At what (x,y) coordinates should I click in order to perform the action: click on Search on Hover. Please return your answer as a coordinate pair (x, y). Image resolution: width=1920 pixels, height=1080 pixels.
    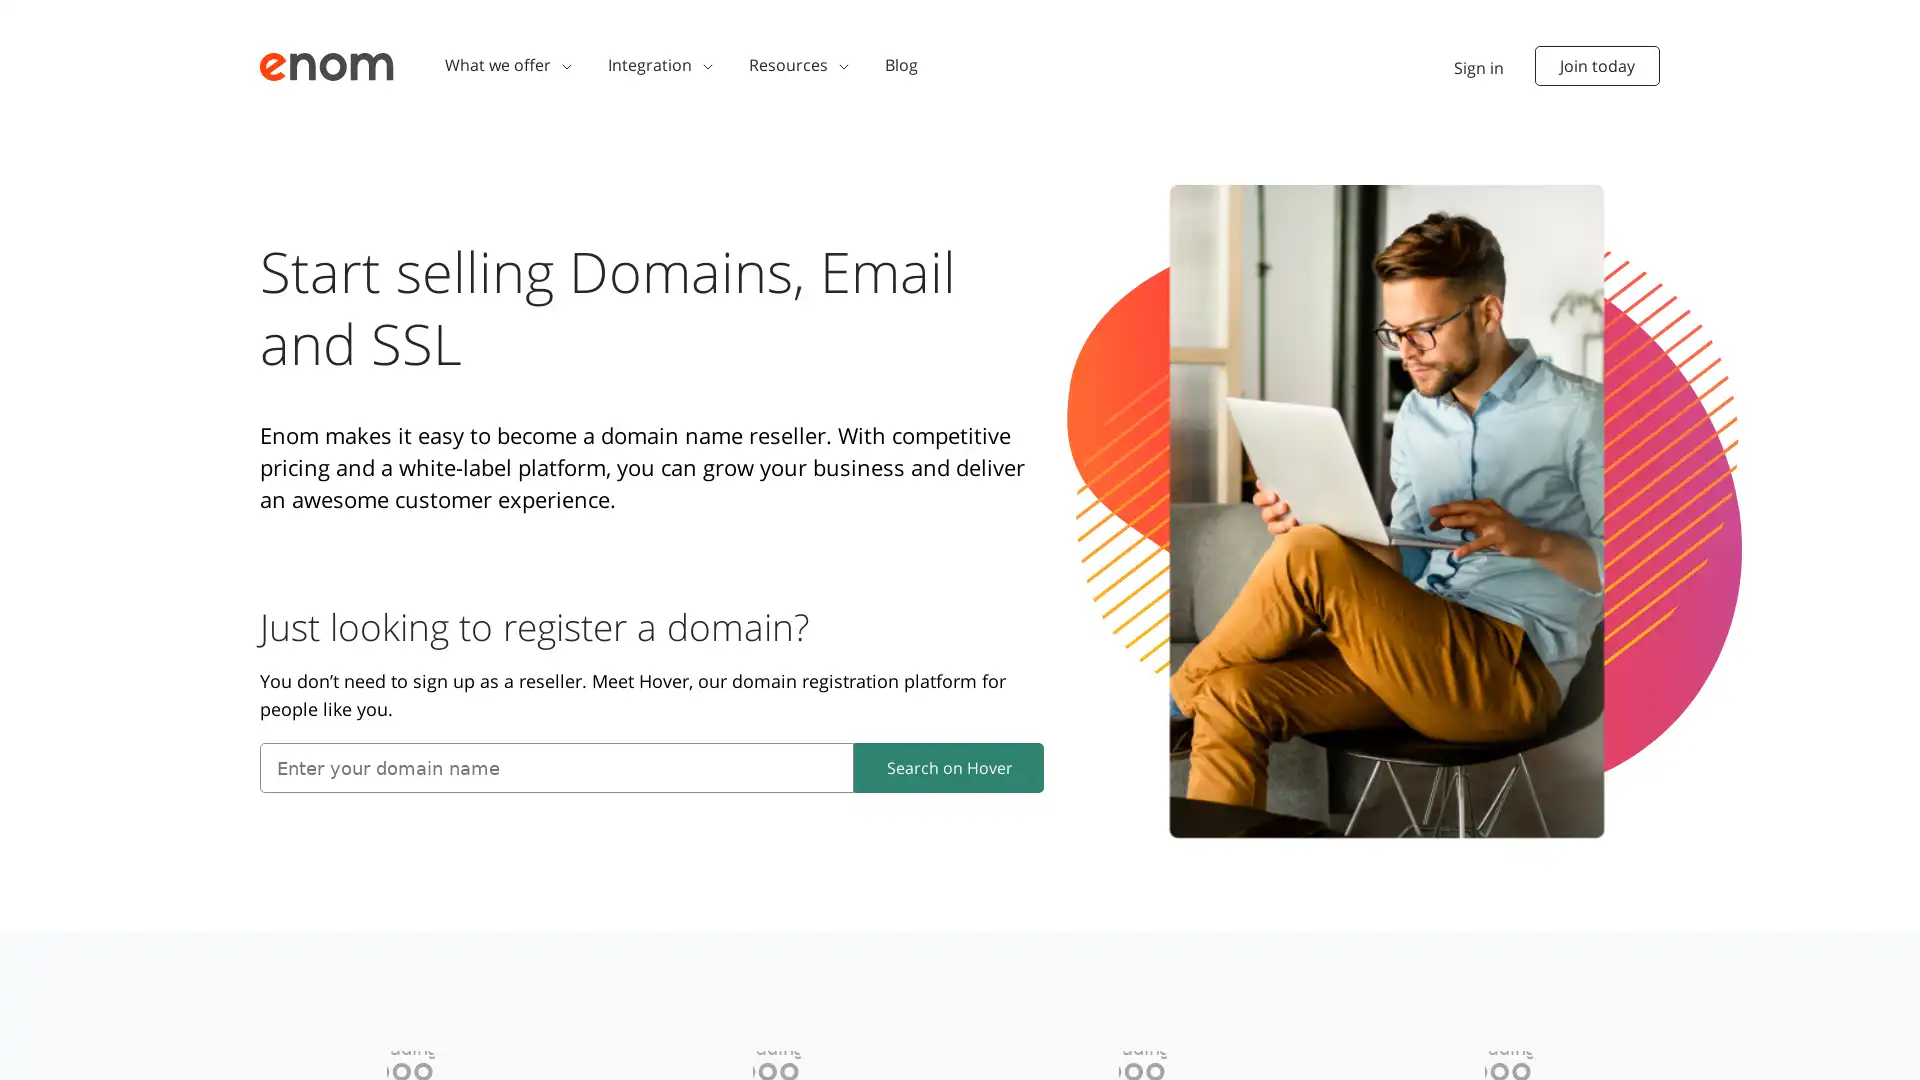
    Looking at the image, I should click on (948, 766).